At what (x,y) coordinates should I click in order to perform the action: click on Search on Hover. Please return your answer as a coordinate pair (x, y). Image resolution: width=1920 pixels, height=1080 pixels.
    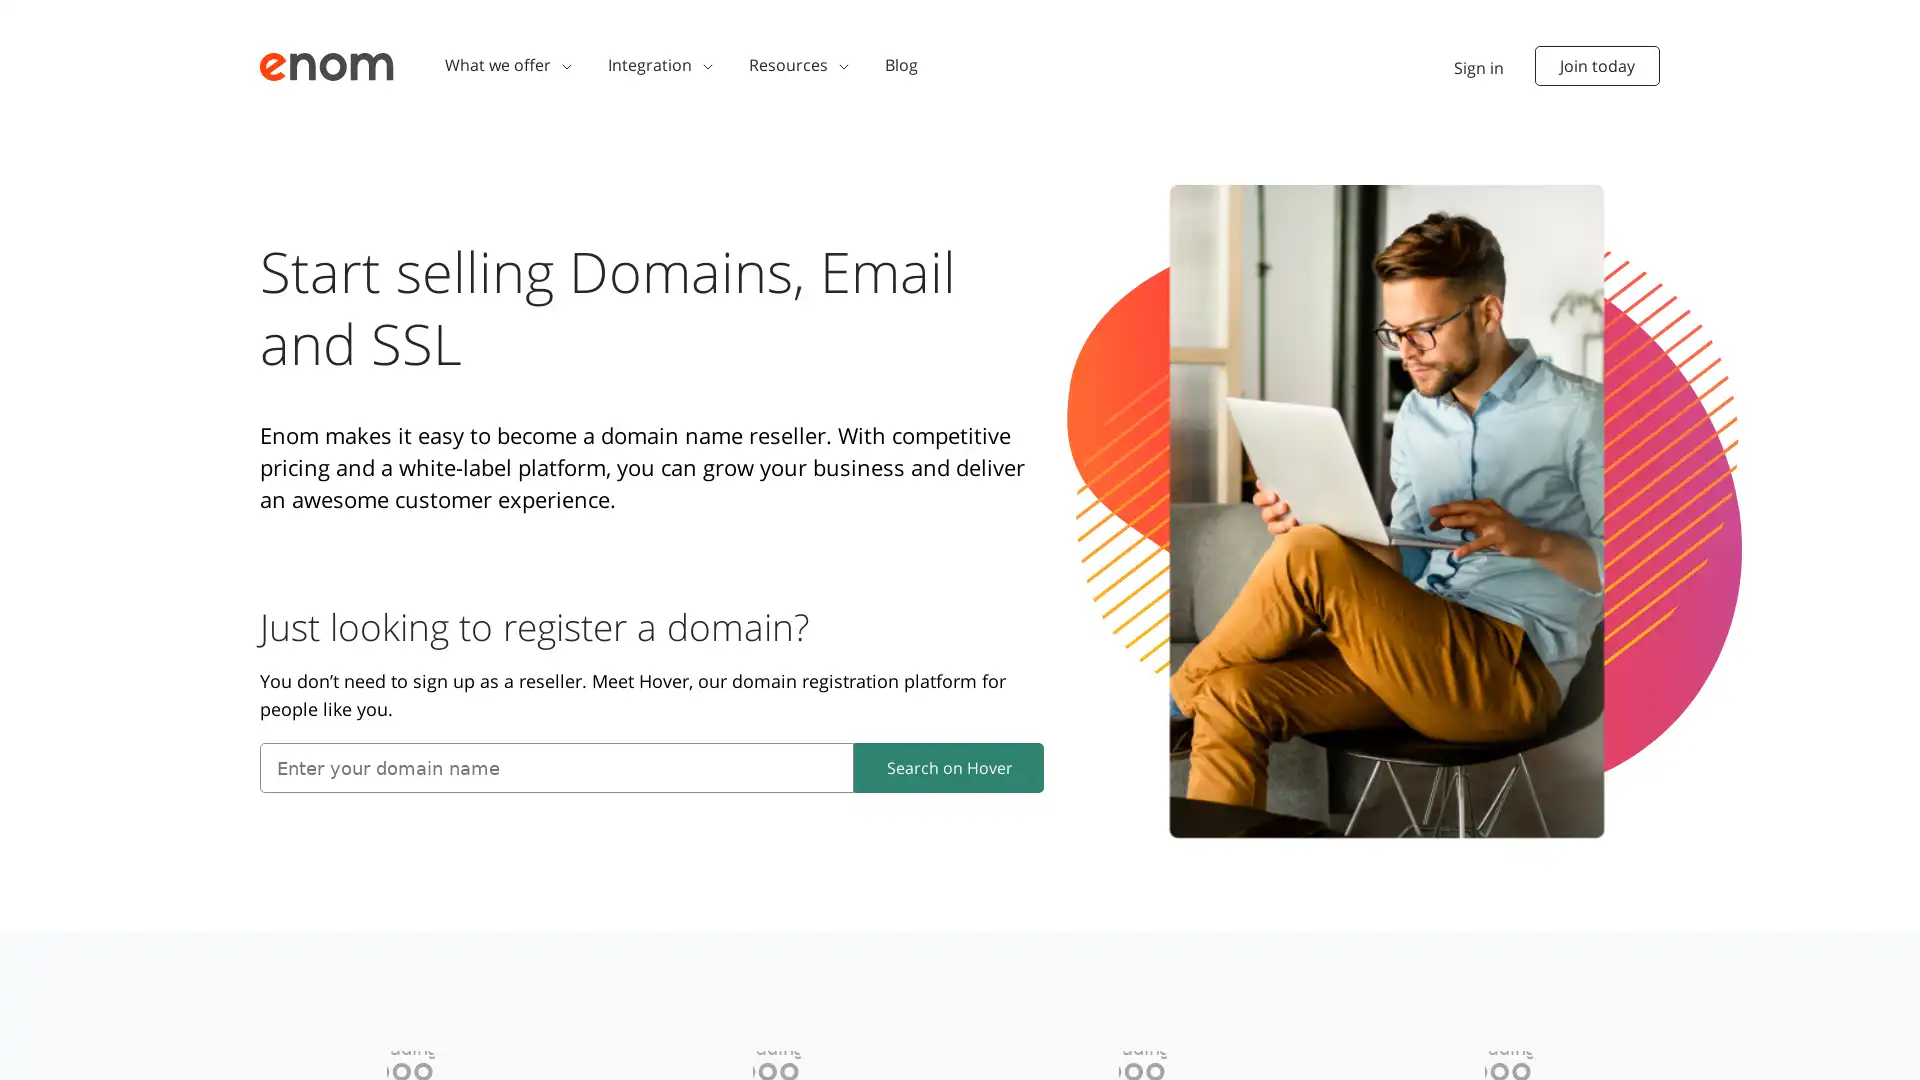
    Looking at the image, I should click on (948, 766).